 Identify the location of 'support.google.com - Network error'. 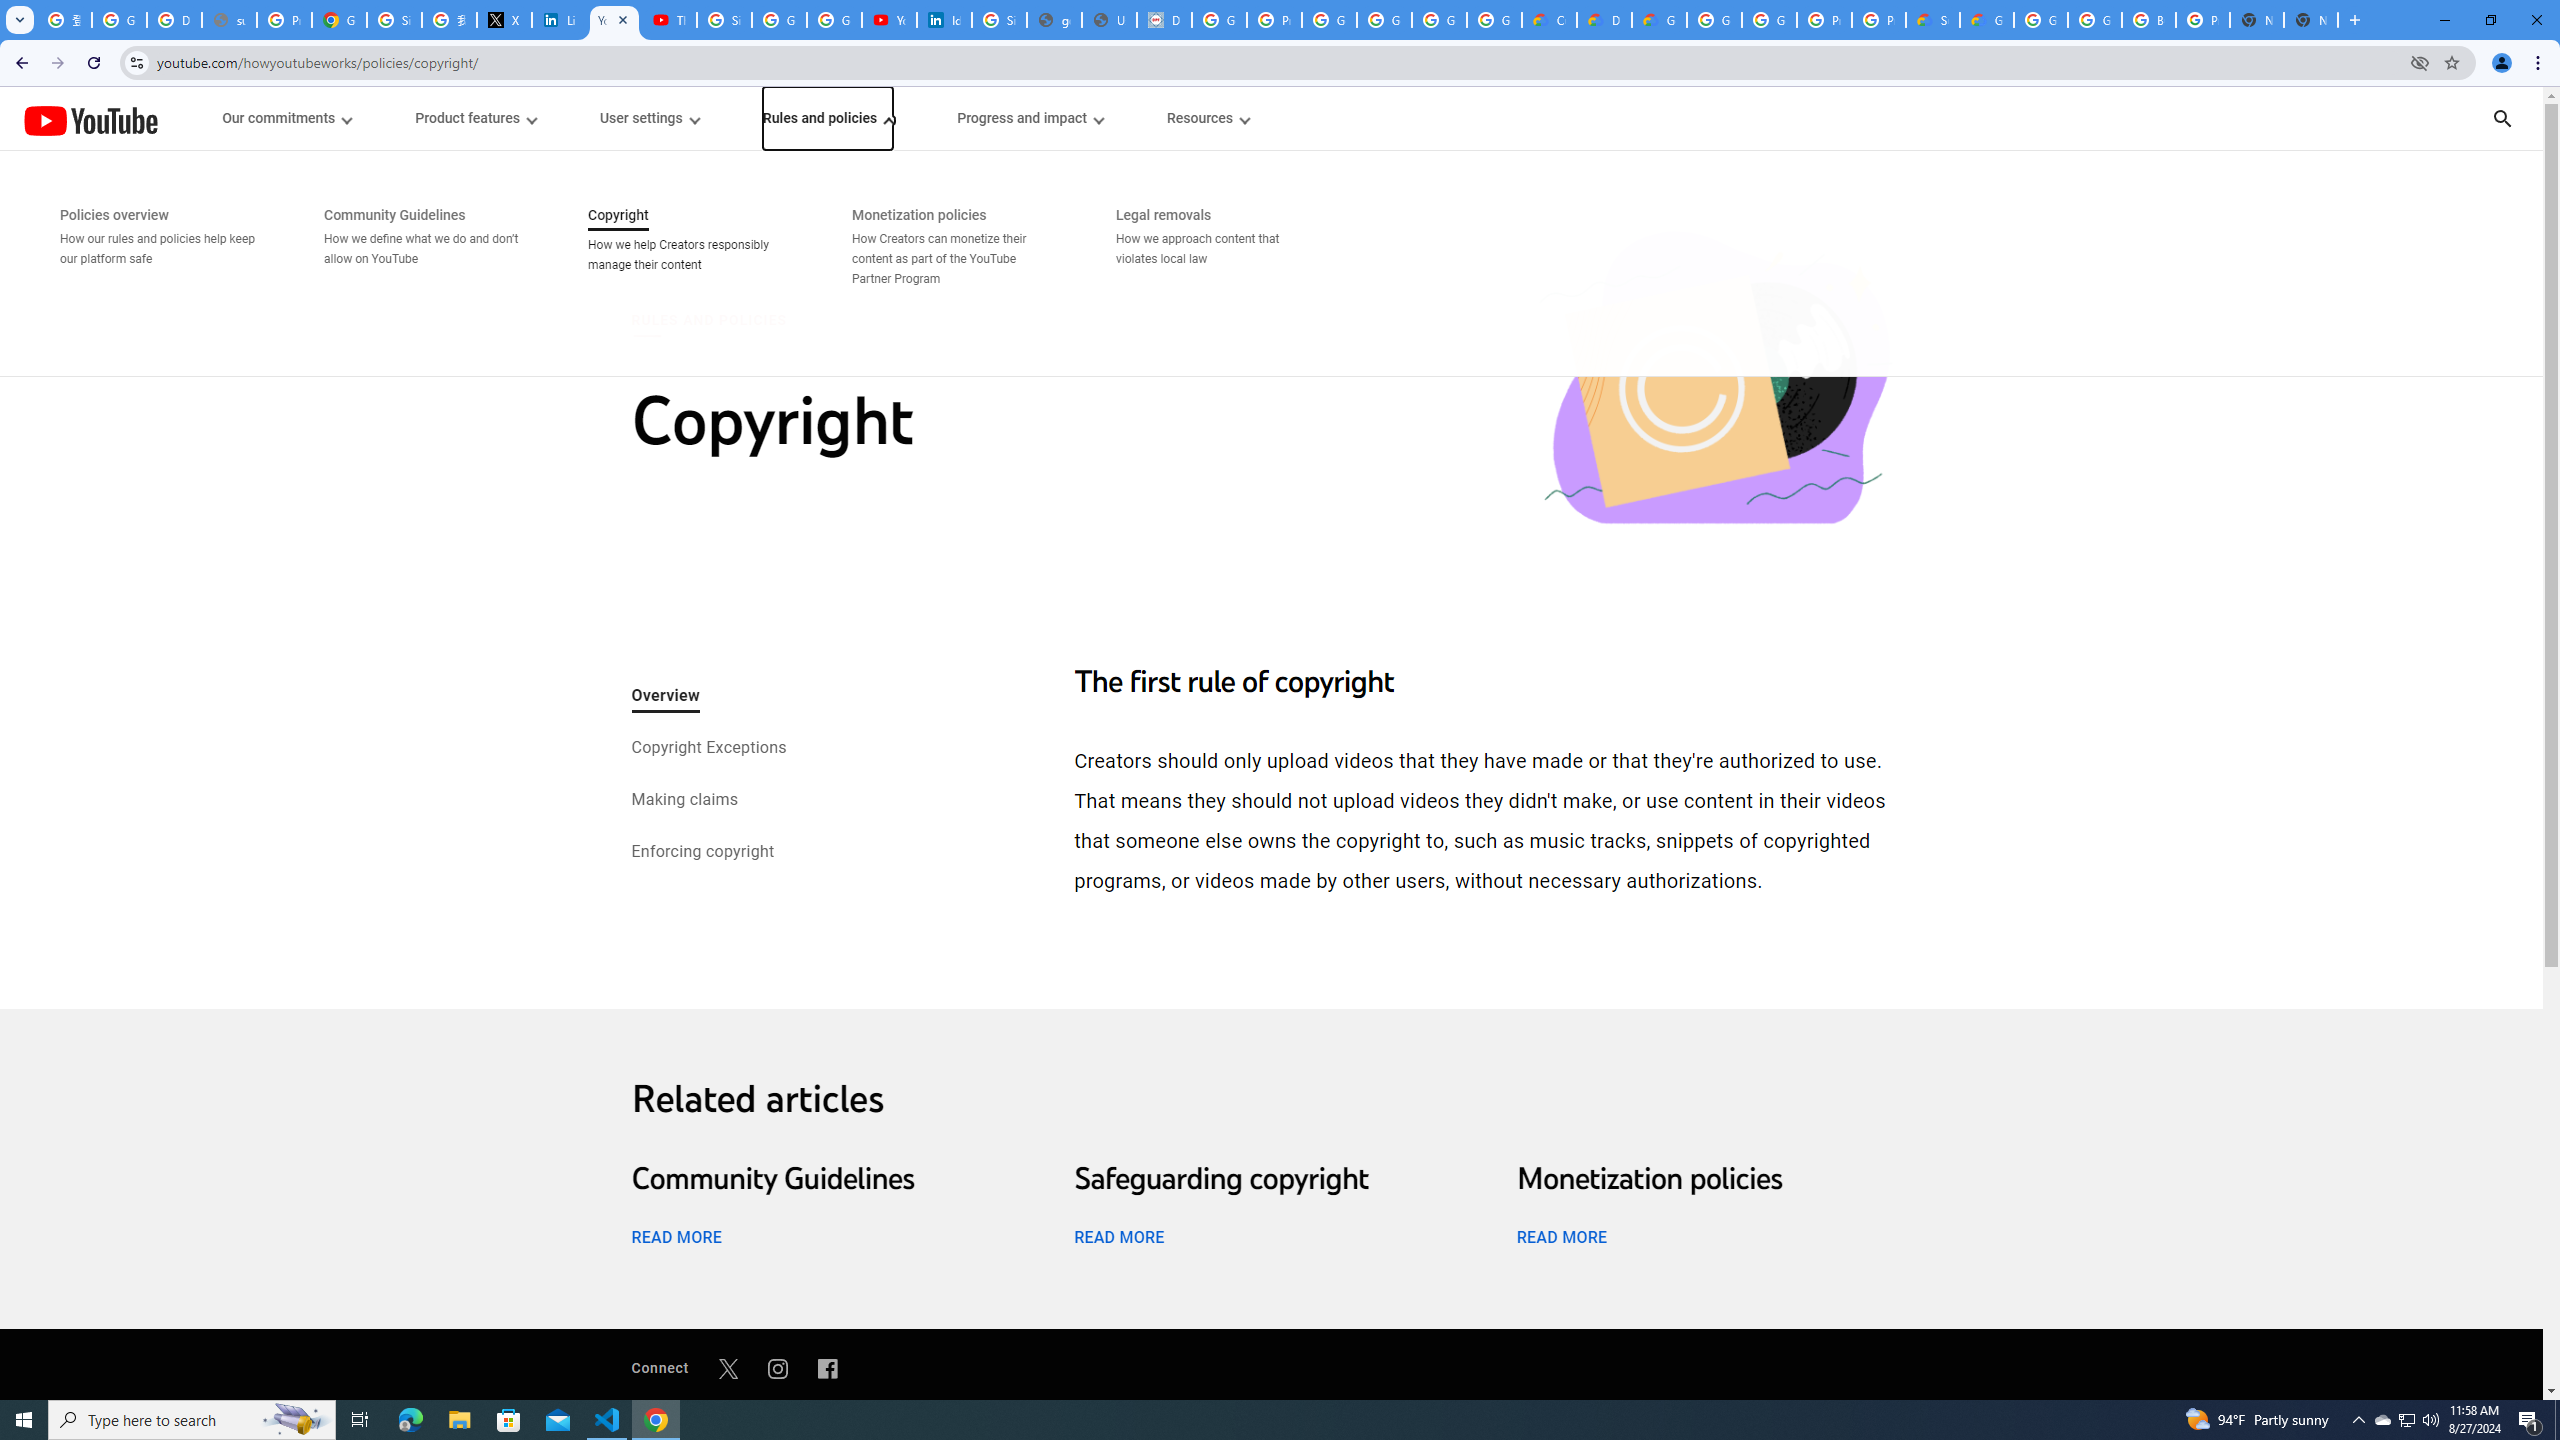
(228, 19).